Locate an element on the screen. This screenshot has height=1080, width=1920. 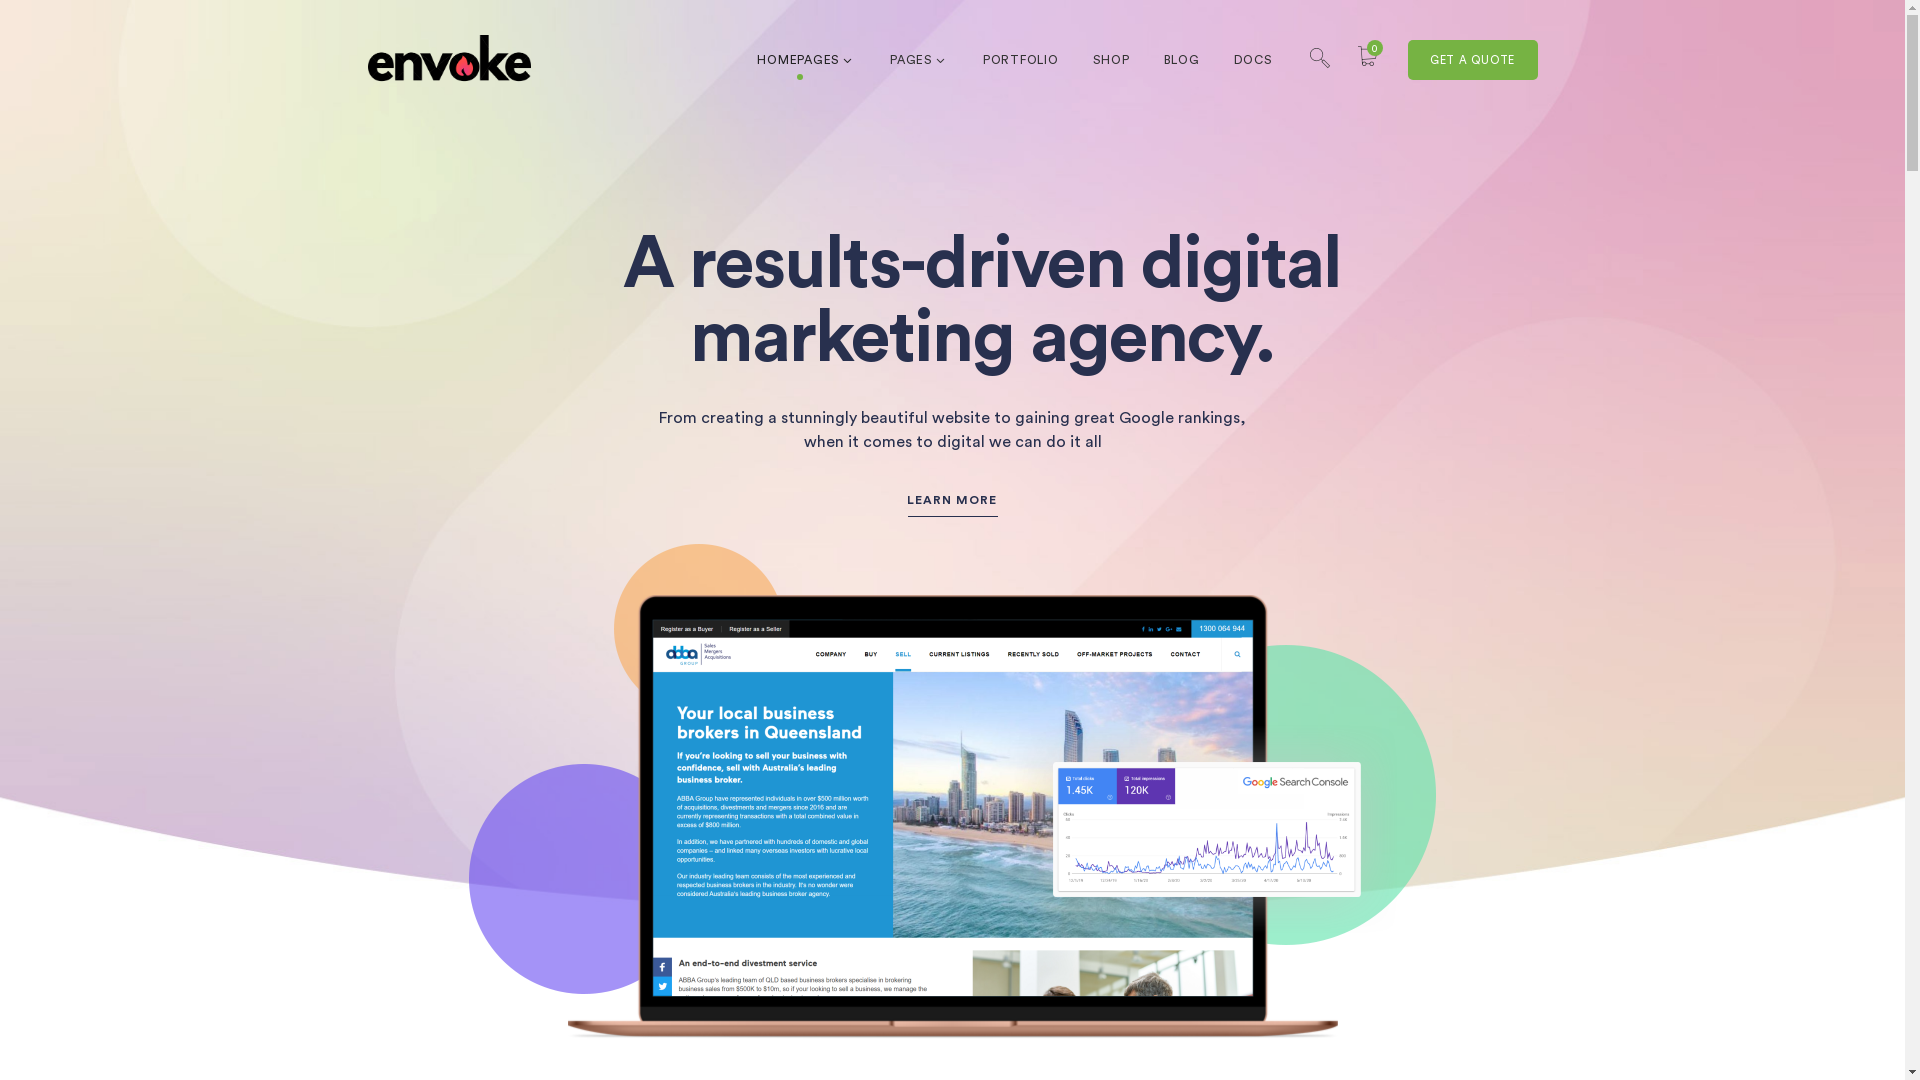
'LEARN MORE' is located at coordinates (949, 499).